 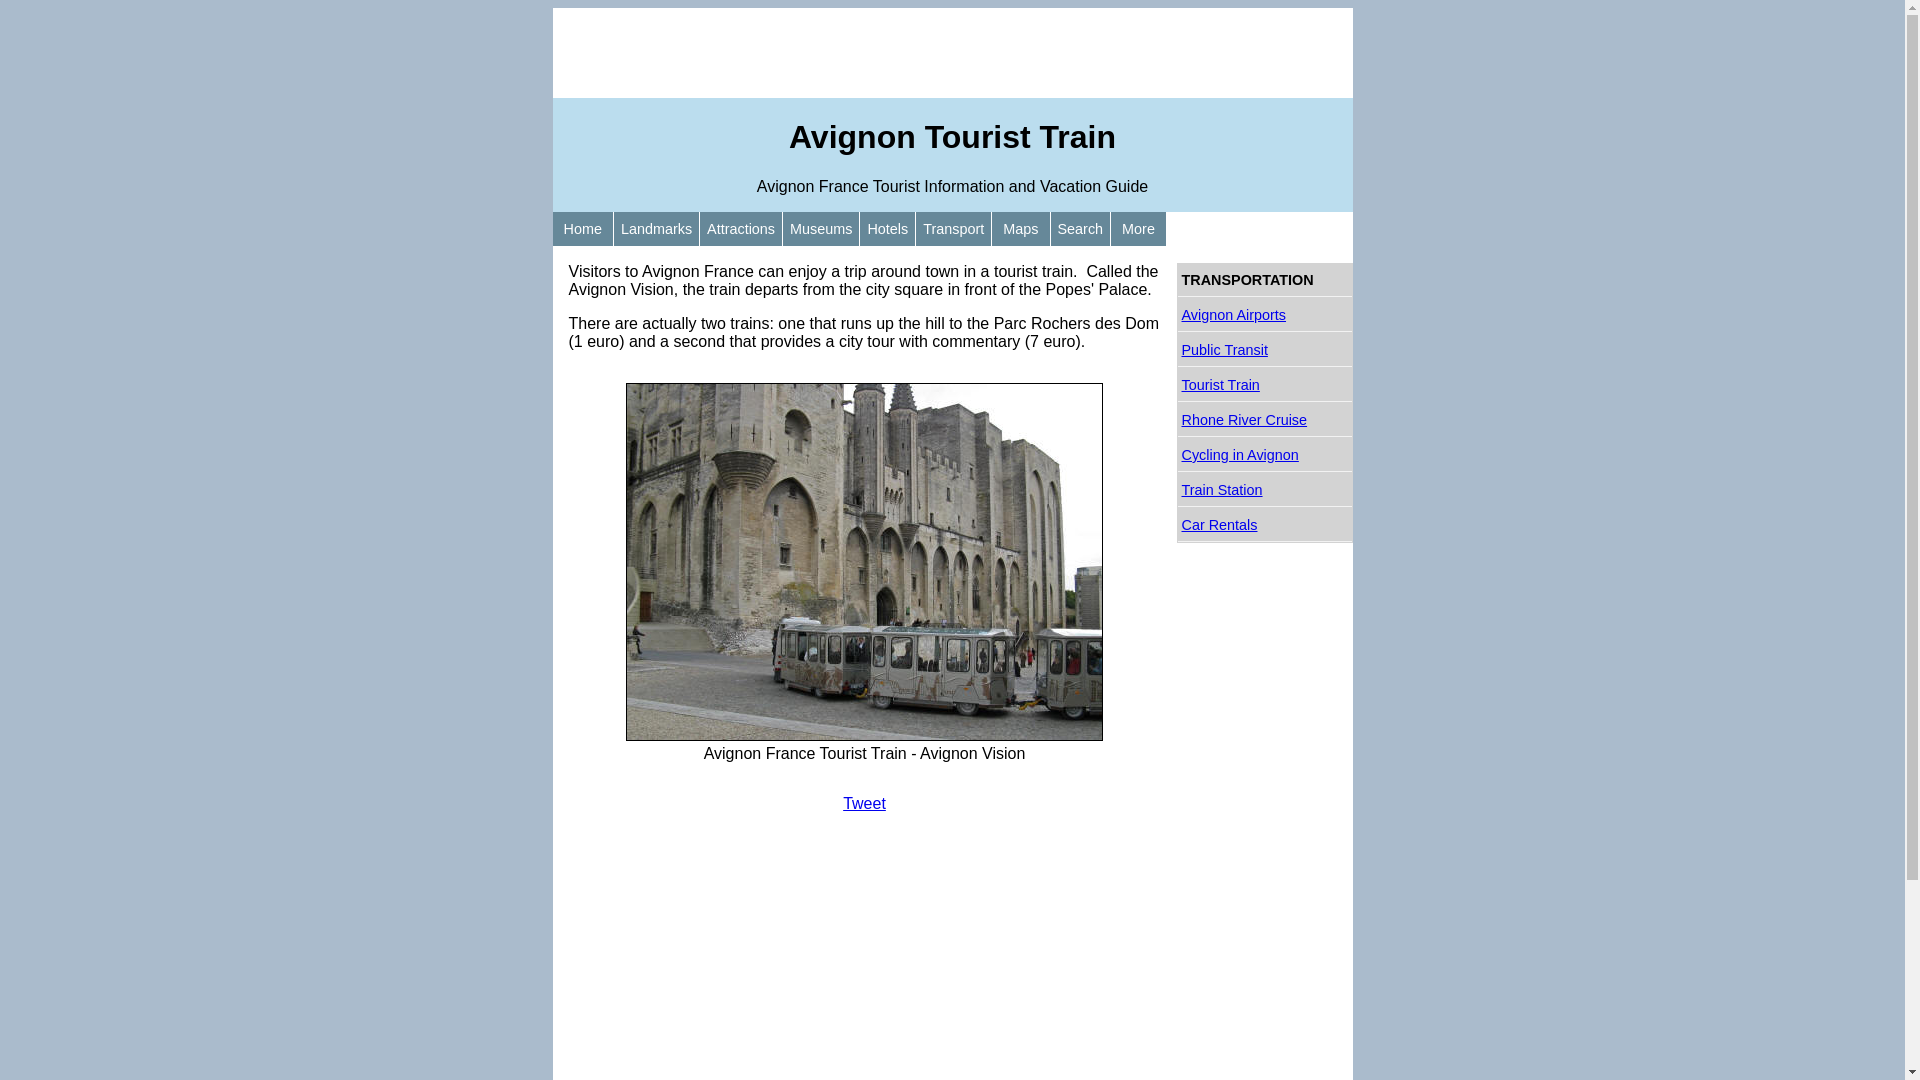 I want to click on ' Maps ', so click(x=1020, y=227).